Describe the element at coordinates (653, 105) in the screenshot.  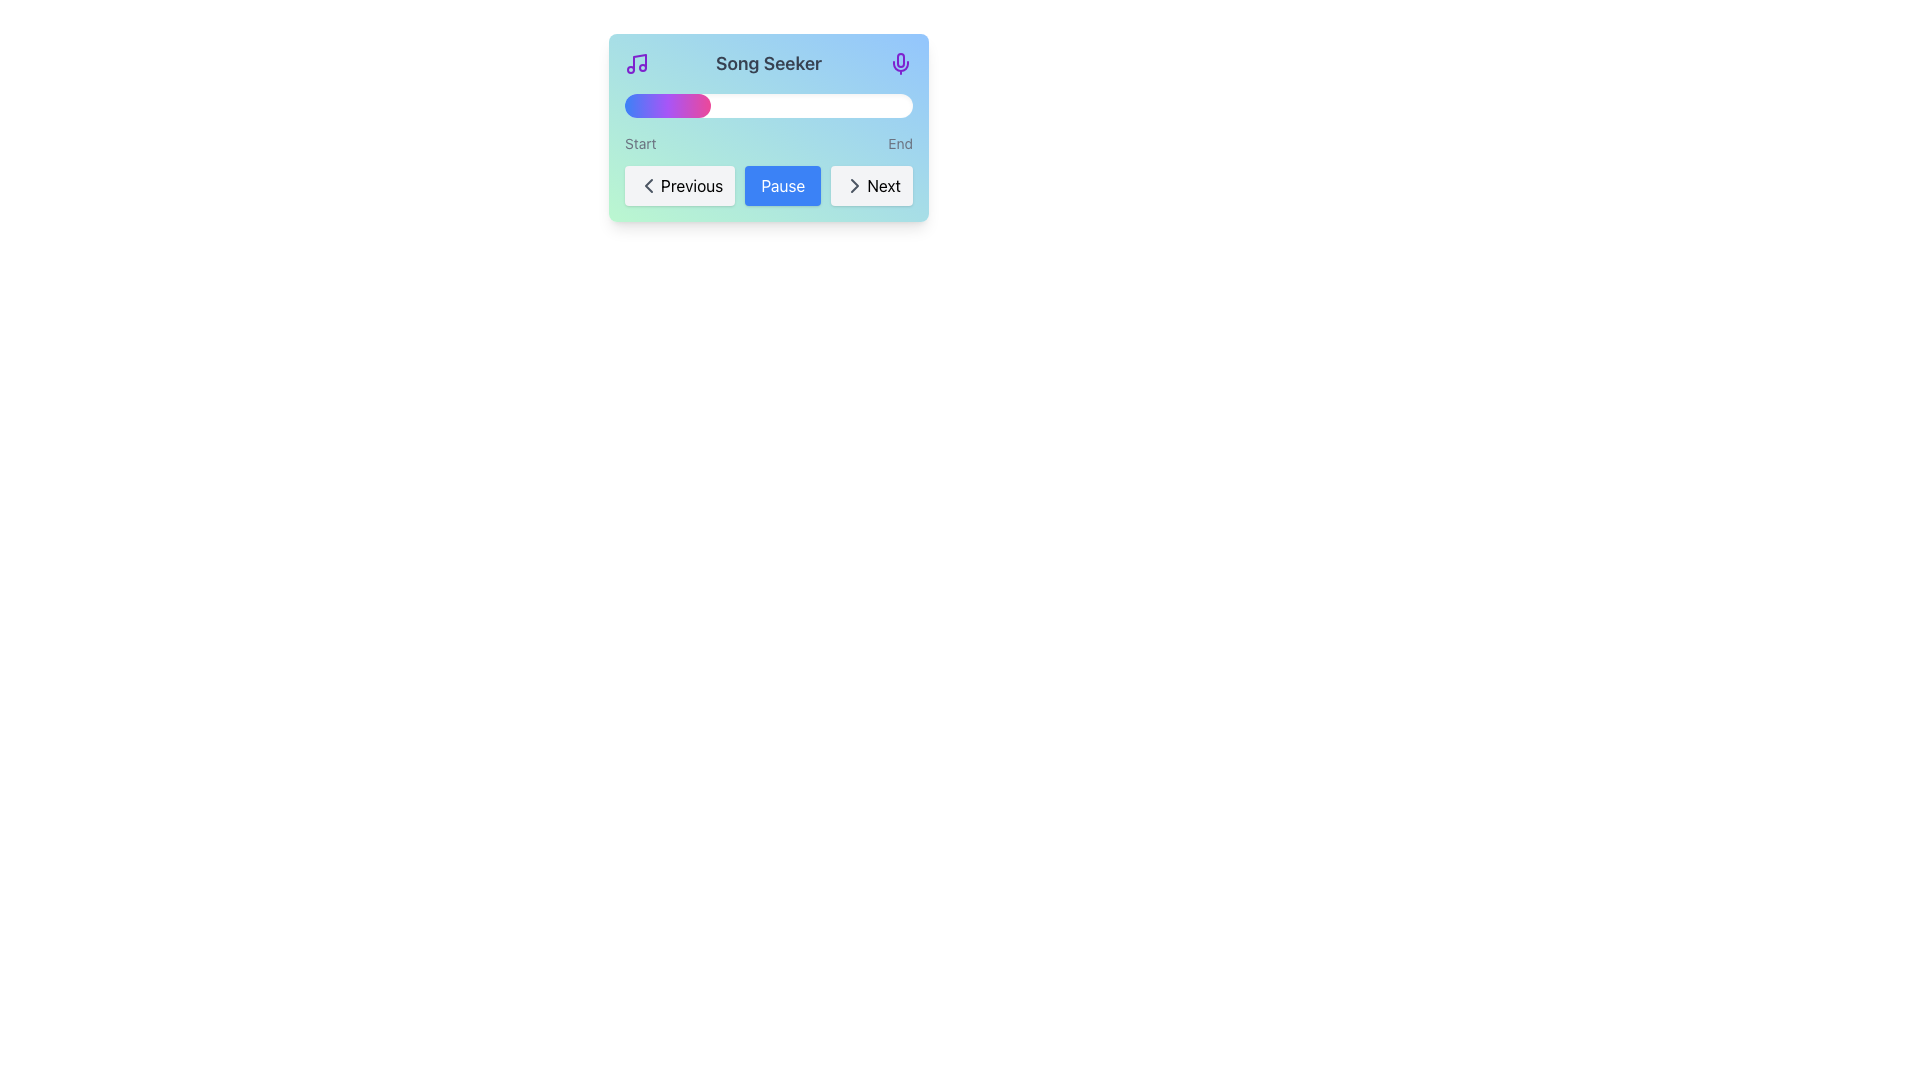
I see `the slider value` at that location.